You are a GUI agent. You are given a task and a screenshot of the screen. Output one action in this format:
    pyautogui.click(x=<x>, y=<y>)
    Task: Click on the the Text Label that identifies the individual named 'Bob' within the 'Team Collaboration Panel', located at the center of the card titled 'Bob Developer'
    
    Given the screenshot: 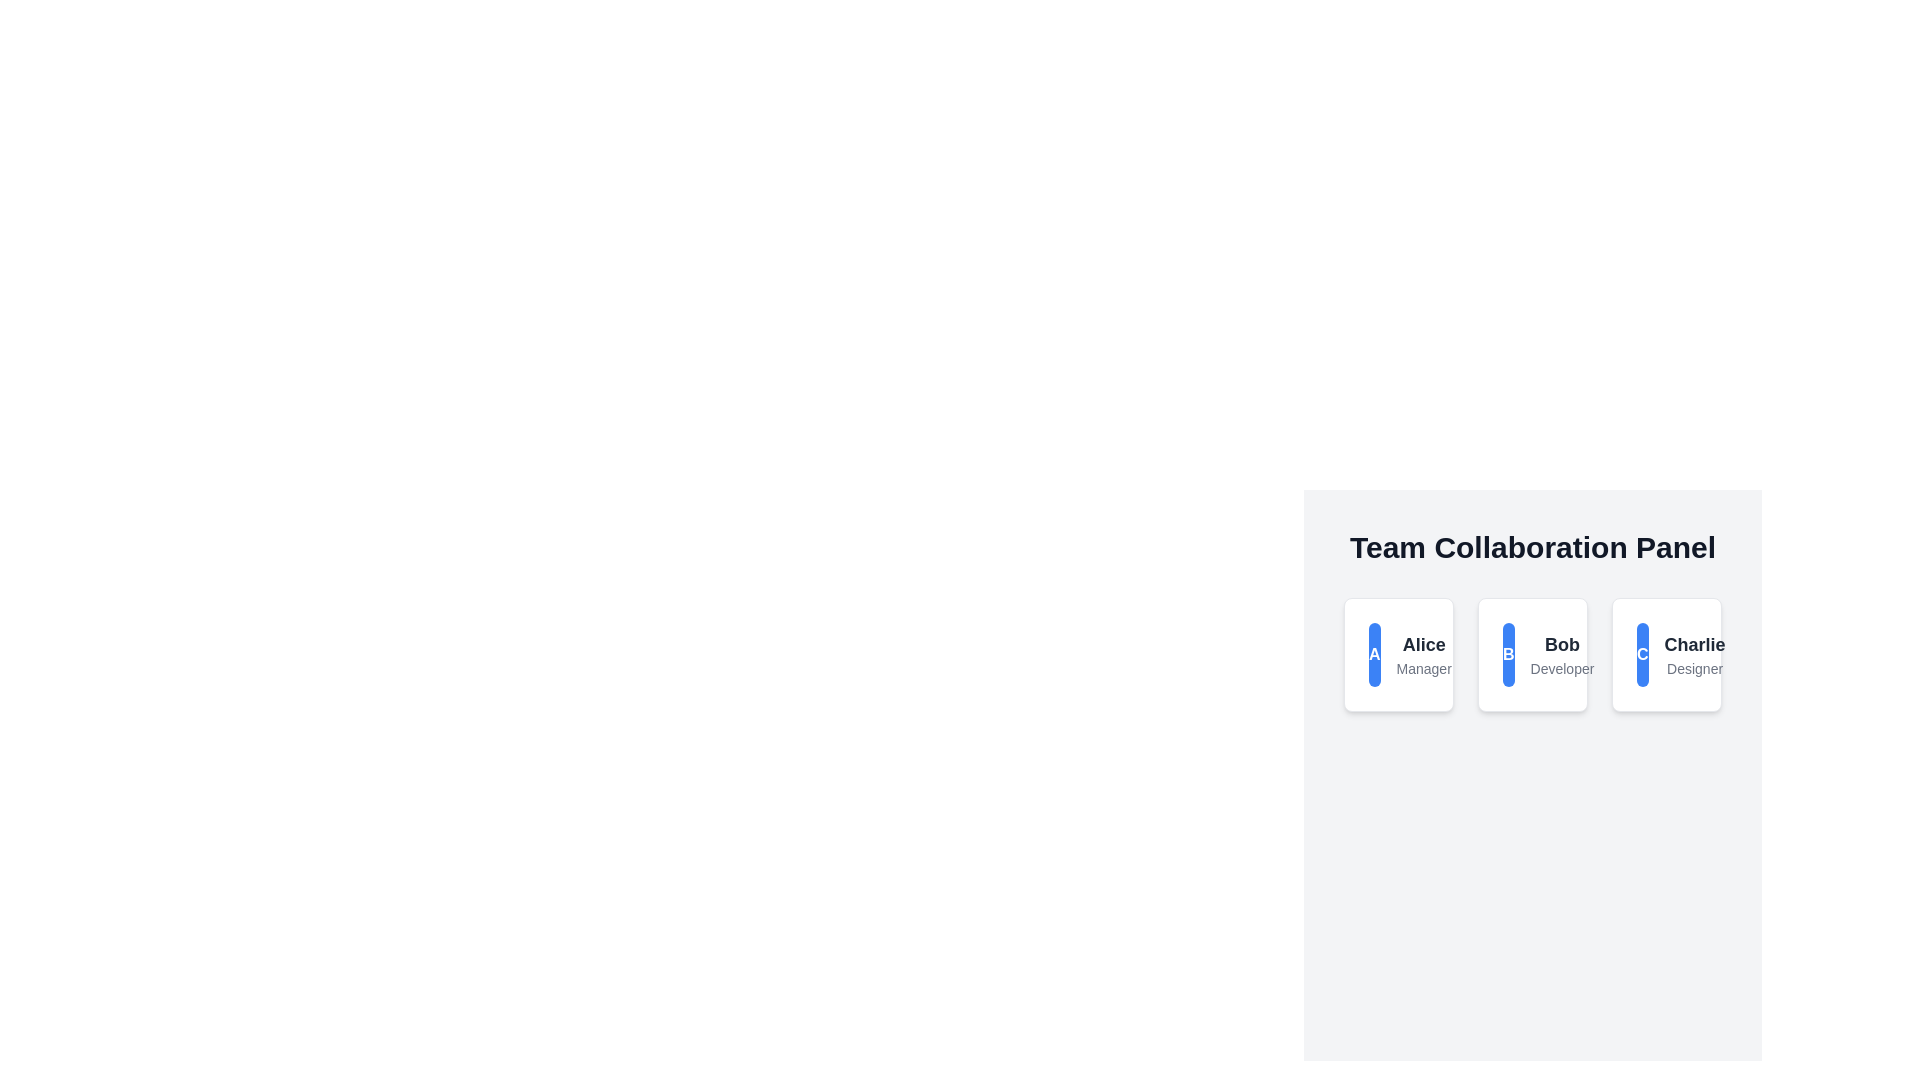 What is the action you would take?
    pyautogui.click(x=1561, y=644)
    